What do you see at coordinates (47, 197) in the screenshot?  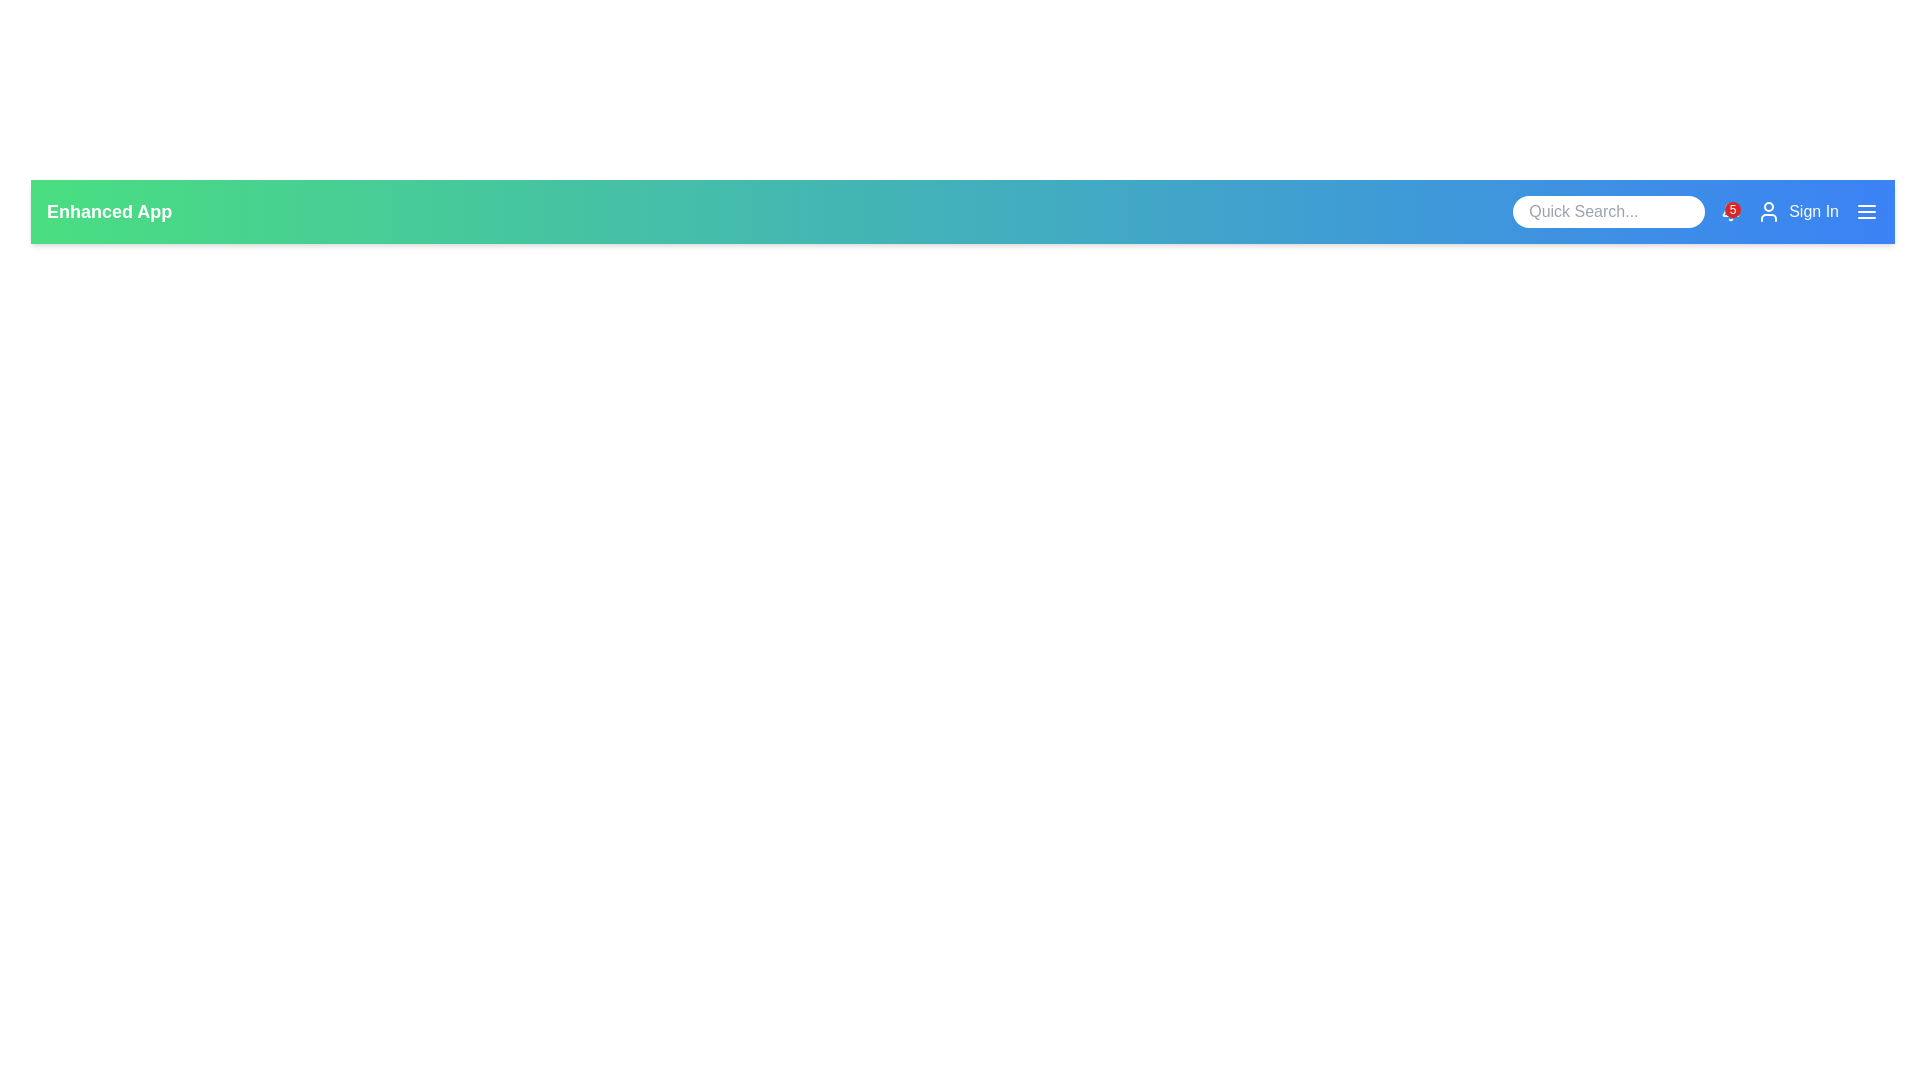 I see `the application title by clicking and dragging over the text 'Enhanced App'` at bounding box center [47, 197].